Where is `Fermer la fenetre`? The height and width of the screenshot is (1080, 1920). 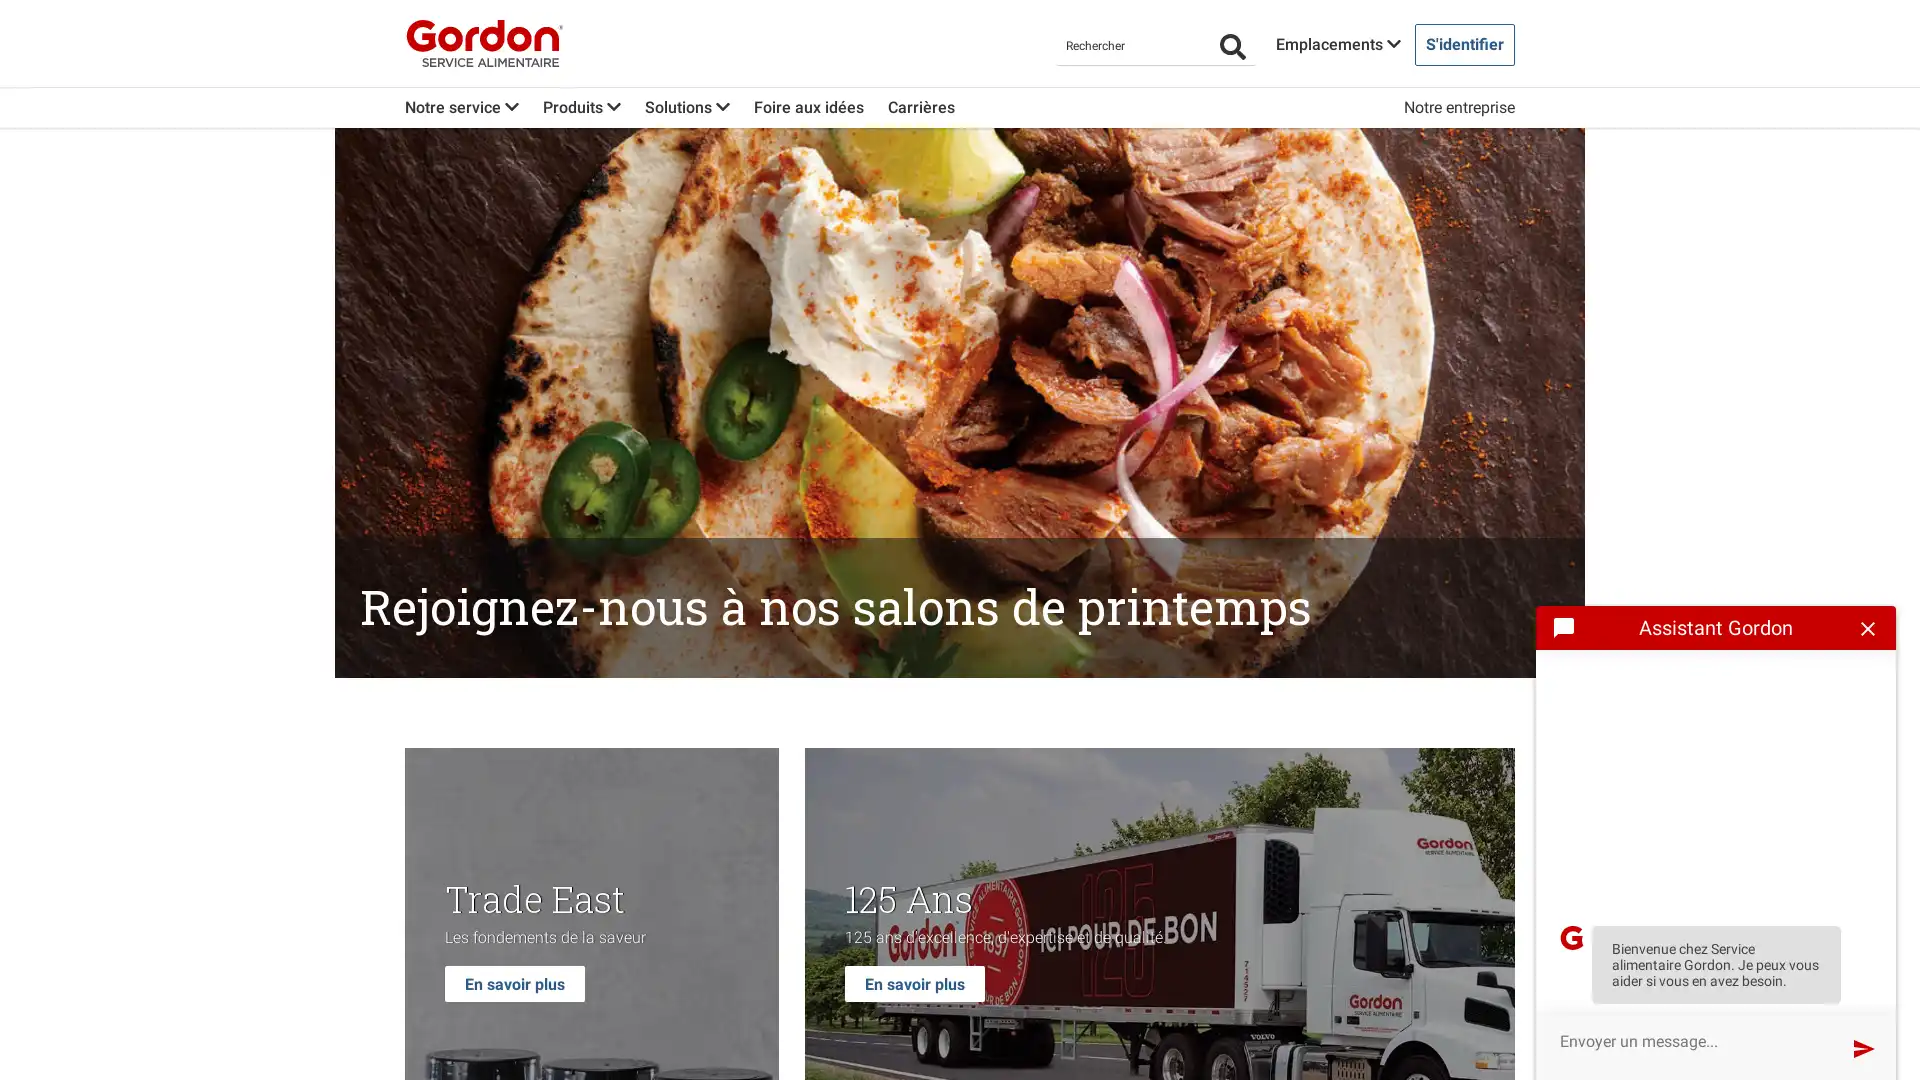 Fermer la fenetre is located at coordinates (1866, 627).